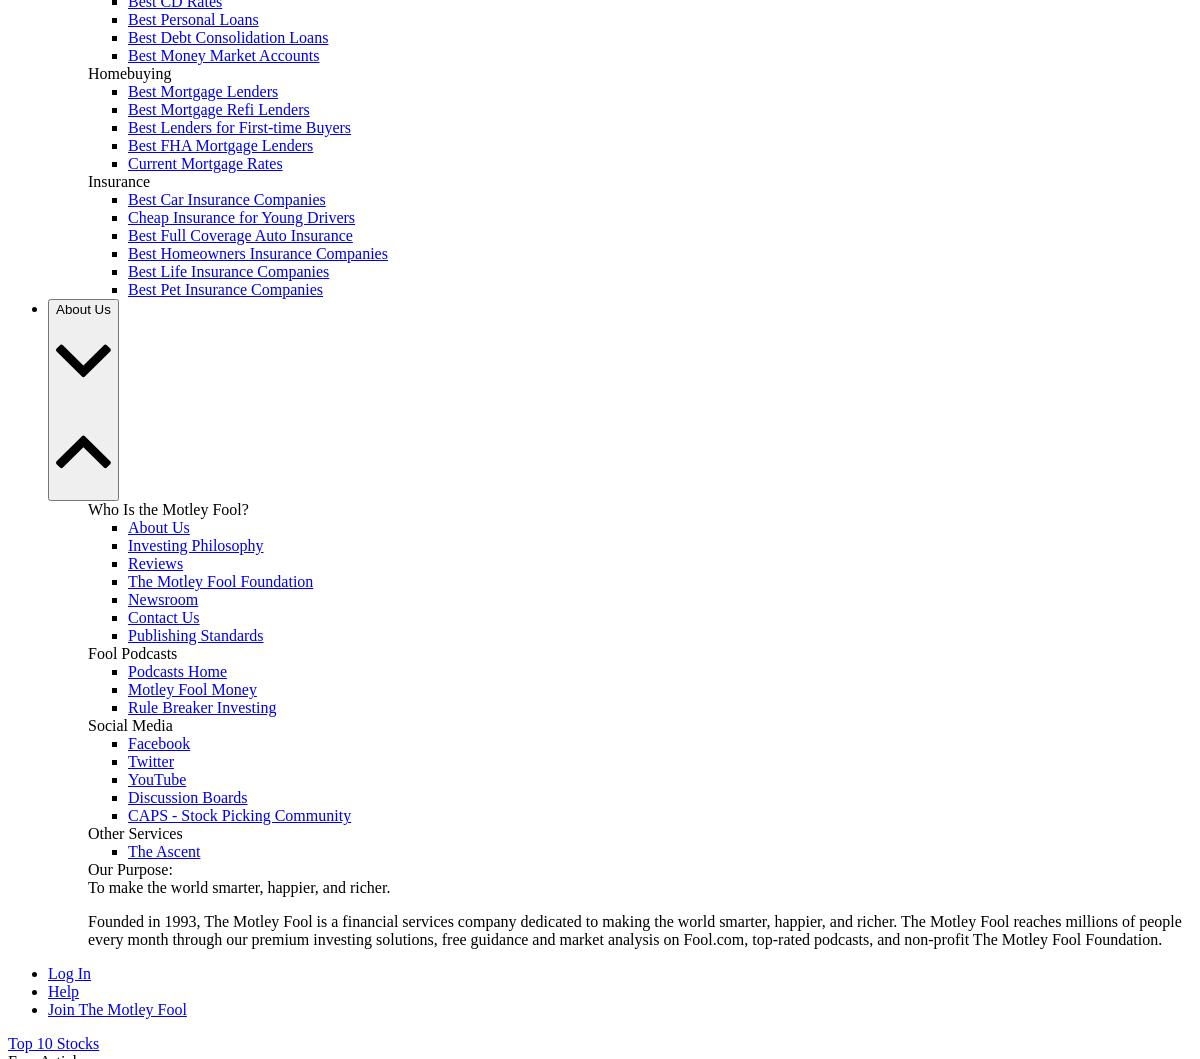 The height and width of the screenshot is (1059, 1200). Describe the element at coordinates (225, 197) in the screenshot. I see `'Best Car Insurance Companies'` at that location.